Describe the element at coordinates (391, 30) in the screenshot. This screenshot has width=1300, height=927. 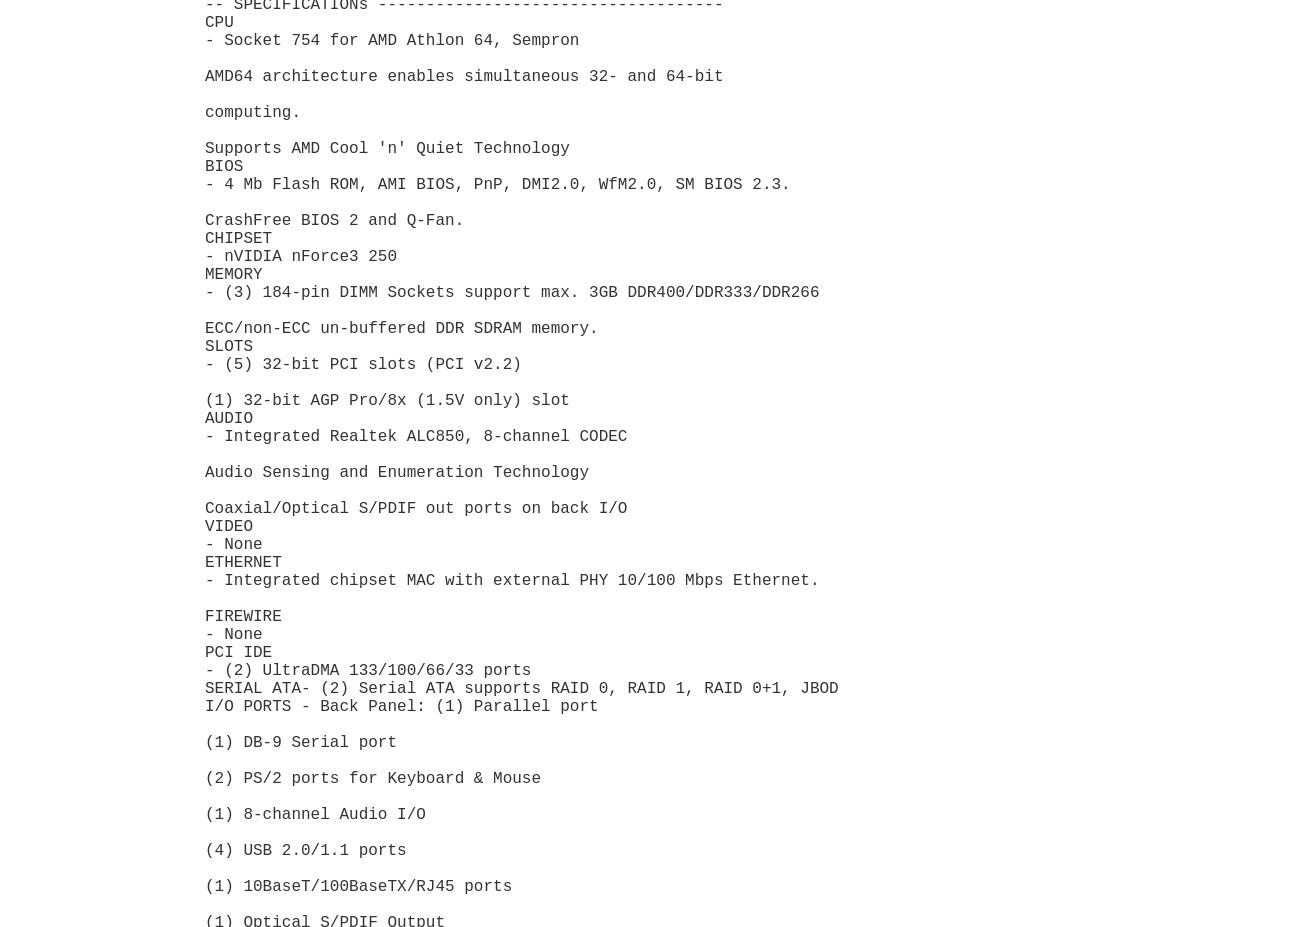
I see `'CPU
- Socket 754 for AMD Athlon 64, Sempron'` at that location.